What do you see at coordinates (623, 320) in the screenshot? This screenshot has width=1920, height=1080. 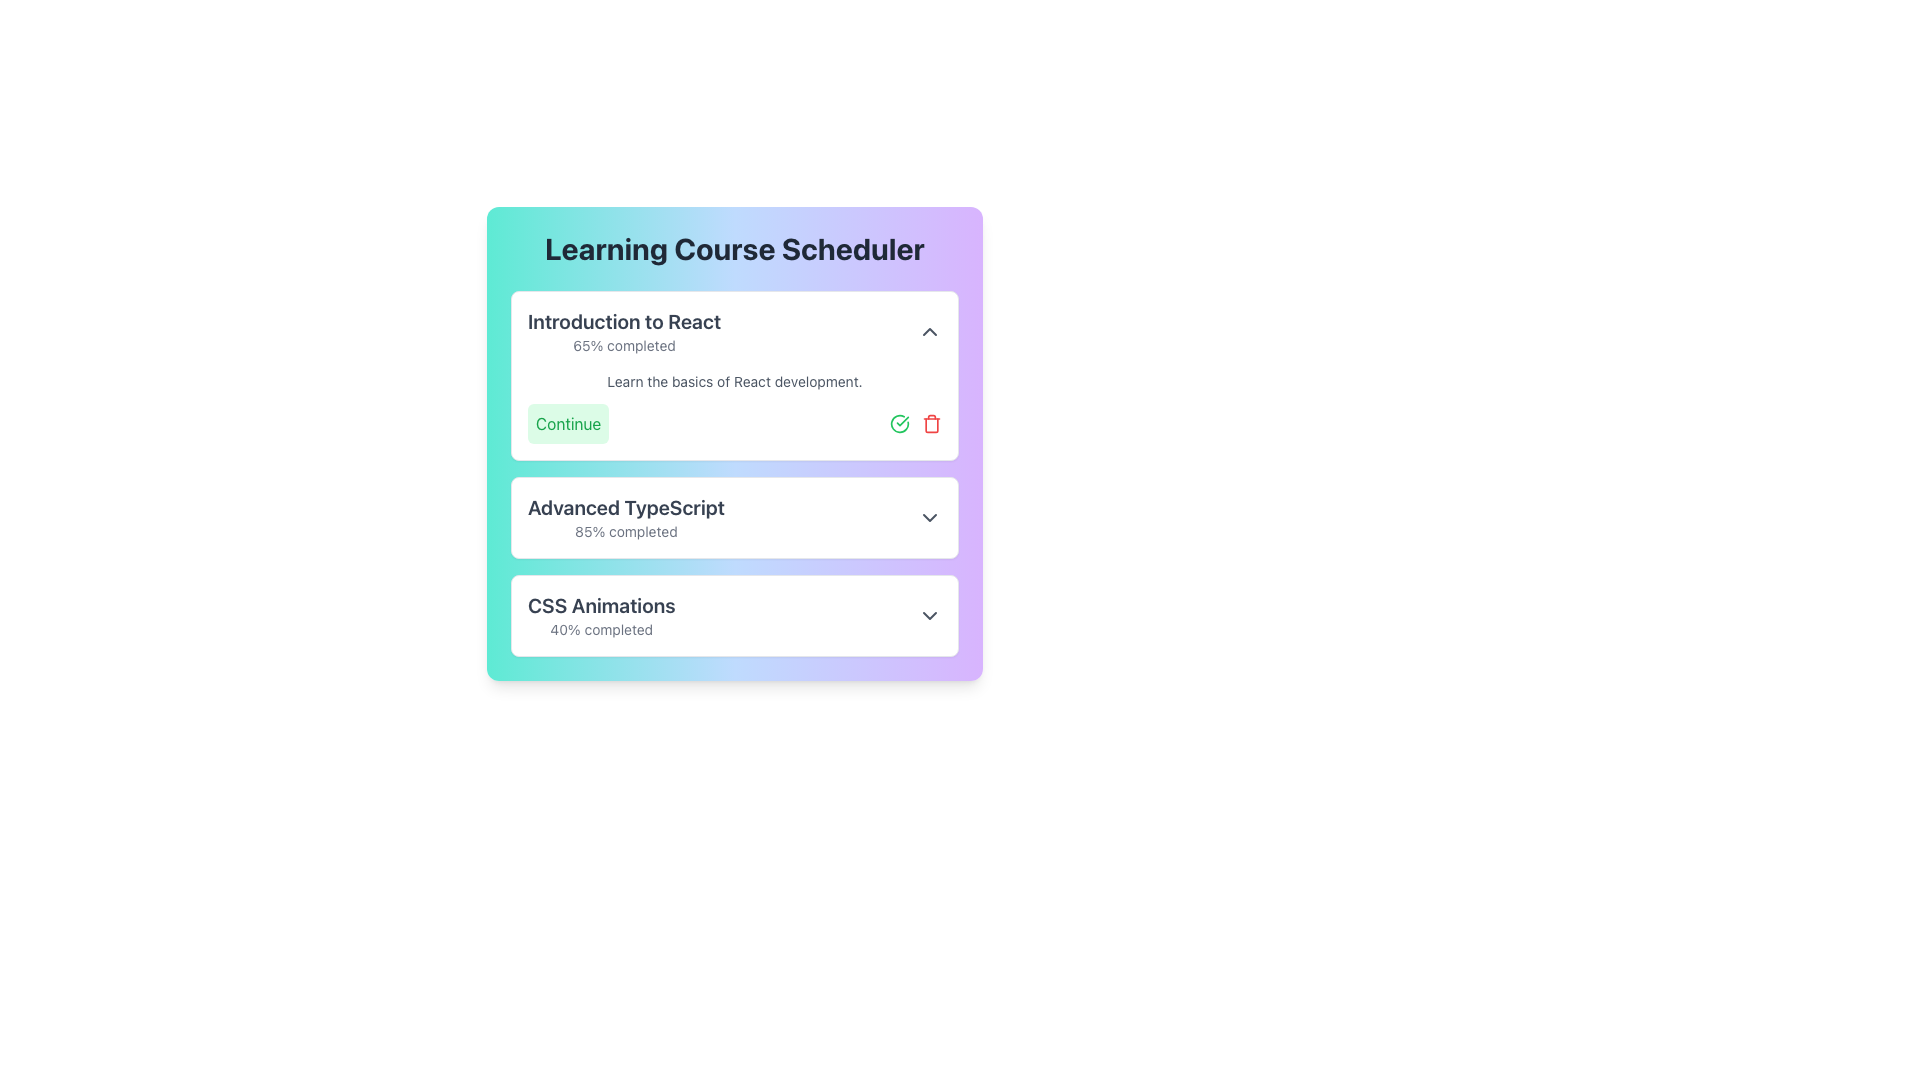 I see `the text label displaying 'Introduction to React', which is styled in bold, dark gray, and located at the top of the 'Learning Course Scheduler' card section` at bounding box center [623, 320].